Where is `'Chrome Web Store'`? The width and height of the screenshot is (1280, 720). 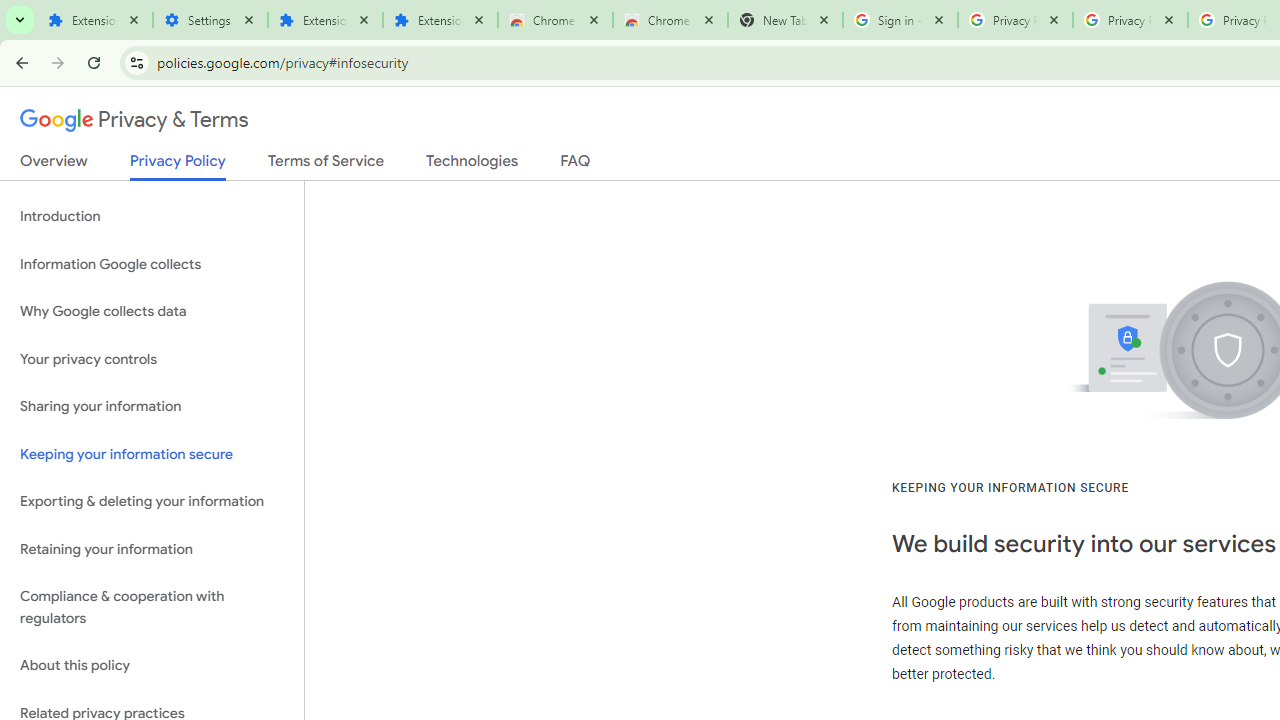
'Chrome Web Store' is located at coordinates (555, 20).